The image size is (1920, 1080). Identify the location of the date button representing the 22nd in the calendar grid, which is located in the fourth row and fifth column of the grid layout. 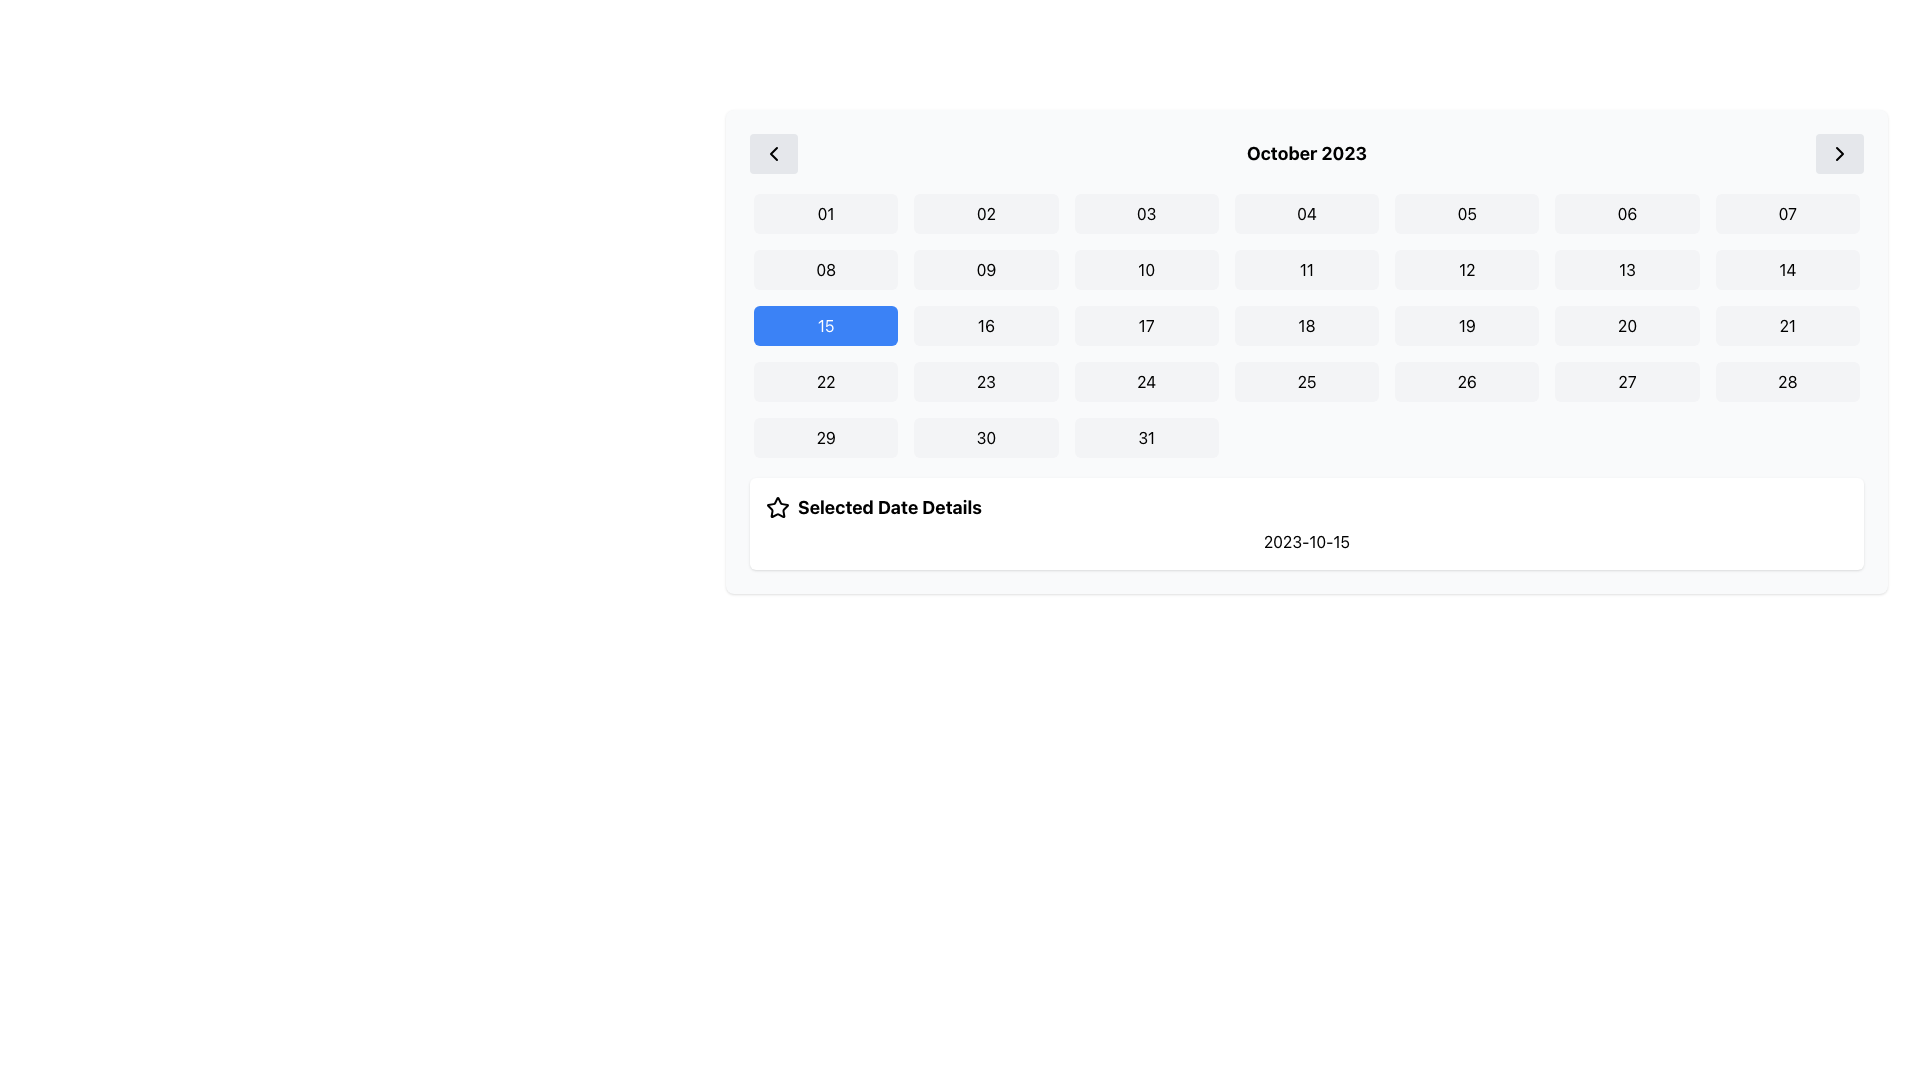
(826, 381).